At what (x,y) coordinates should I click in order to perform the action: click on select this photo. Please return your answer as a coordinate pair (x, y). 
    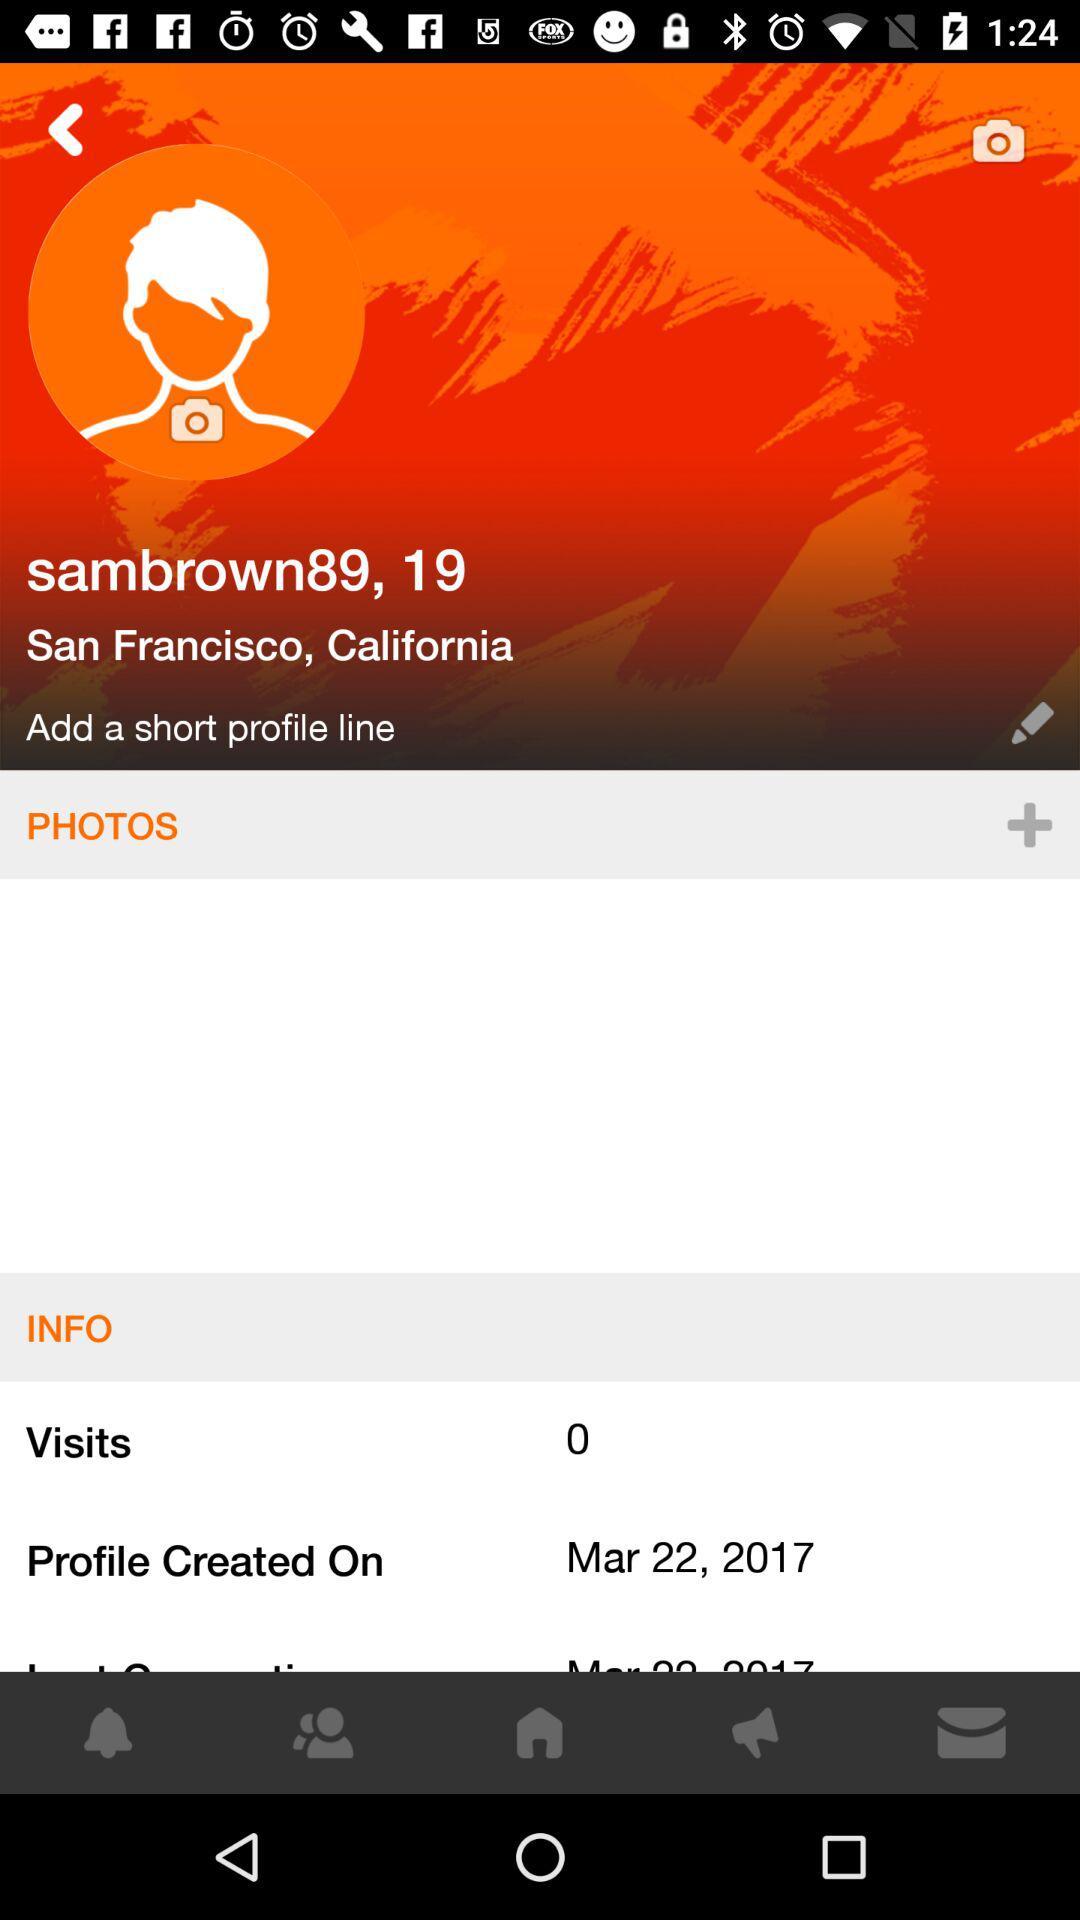
    Looking at the image, I should click on (540, 415).